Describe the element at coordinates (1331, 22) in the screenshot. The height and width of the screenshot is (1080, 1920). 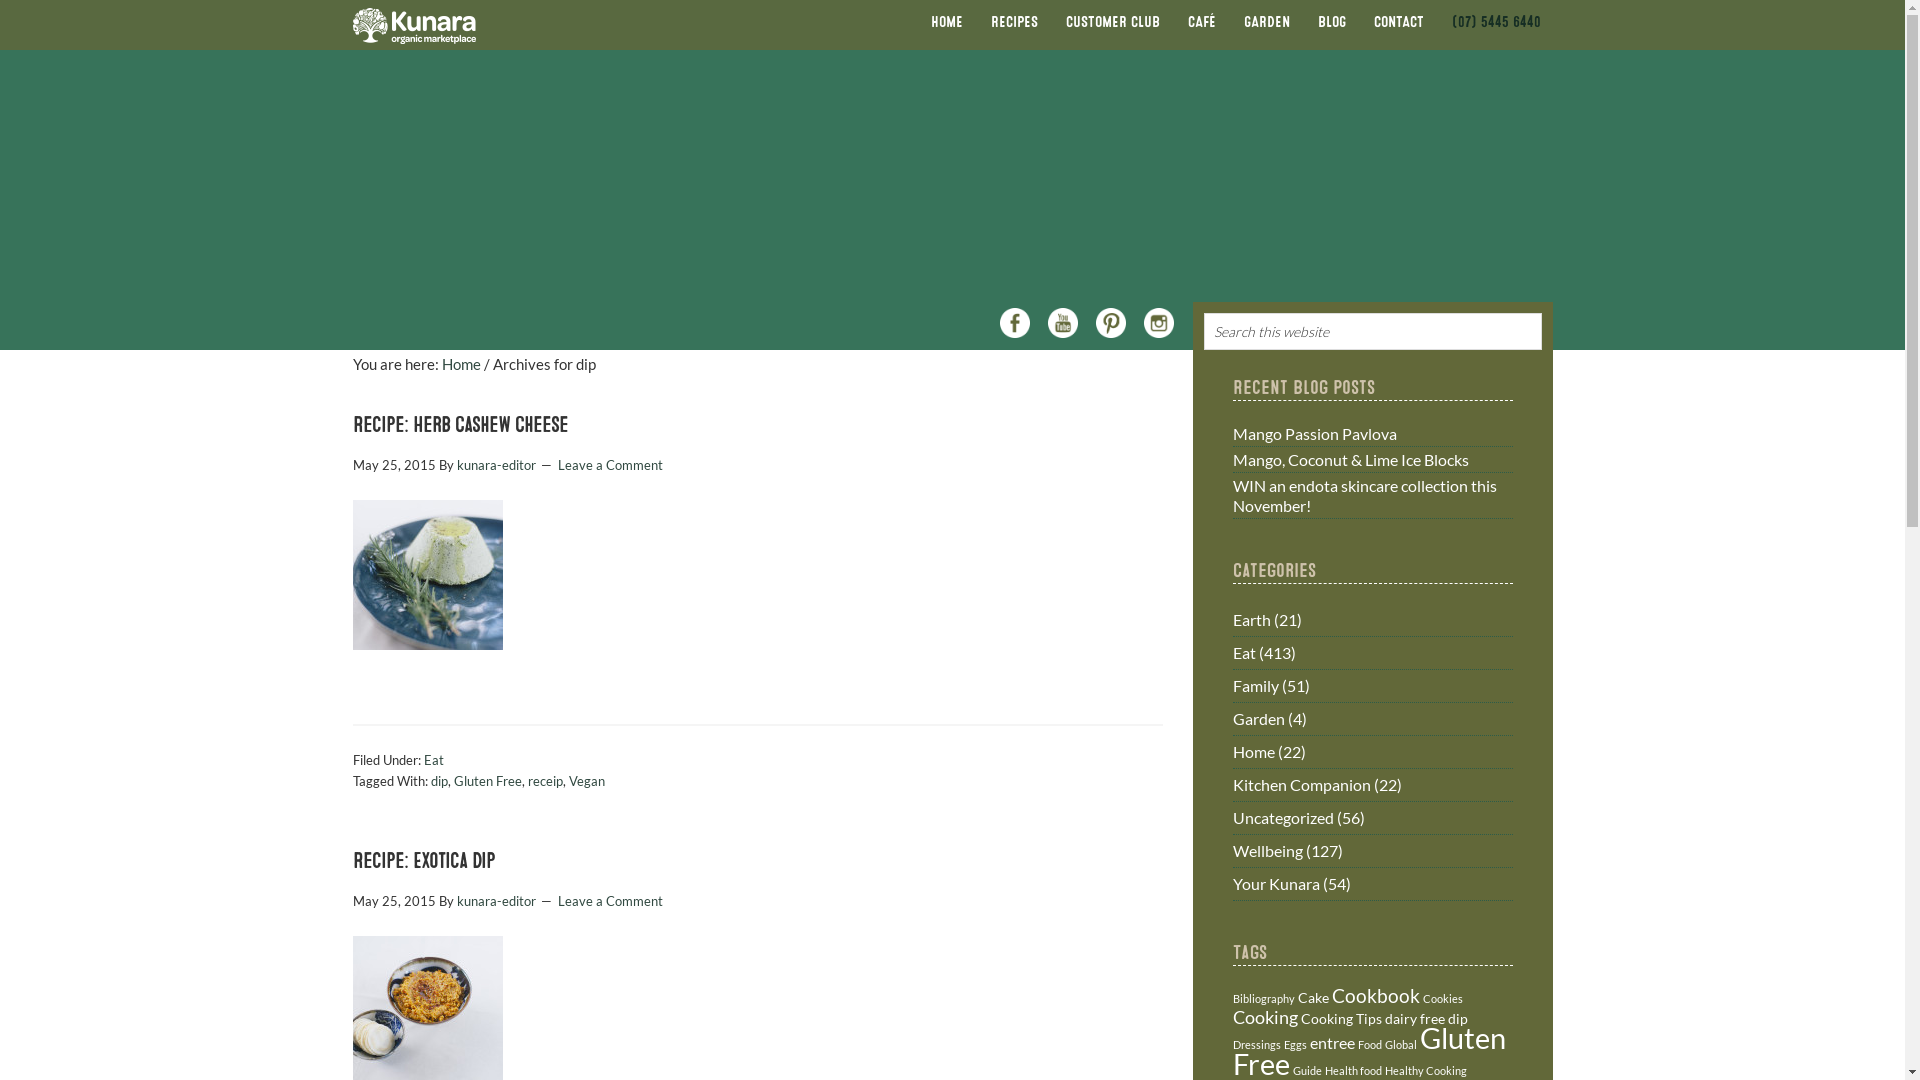
I see `'BLOG'` at that location.